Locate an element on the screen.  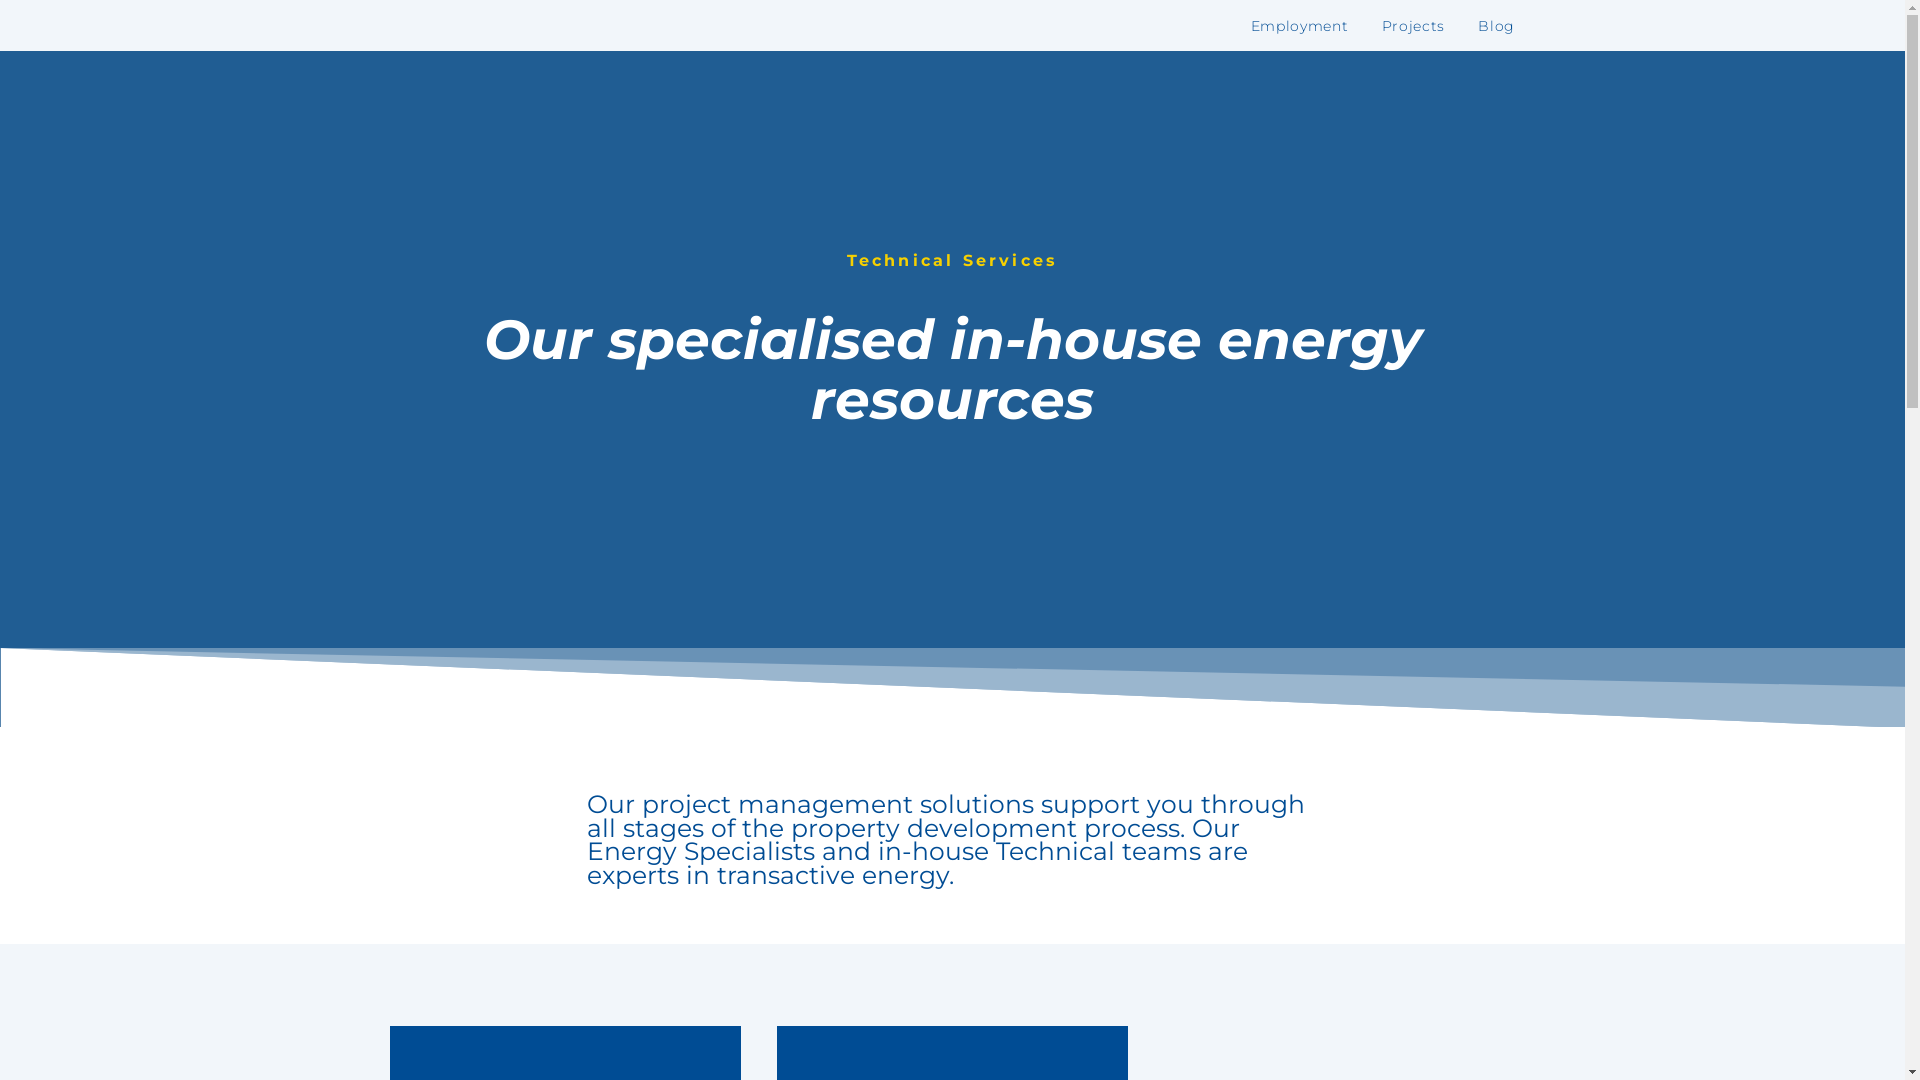
'Blog' is located at coordinates (1496, 26).